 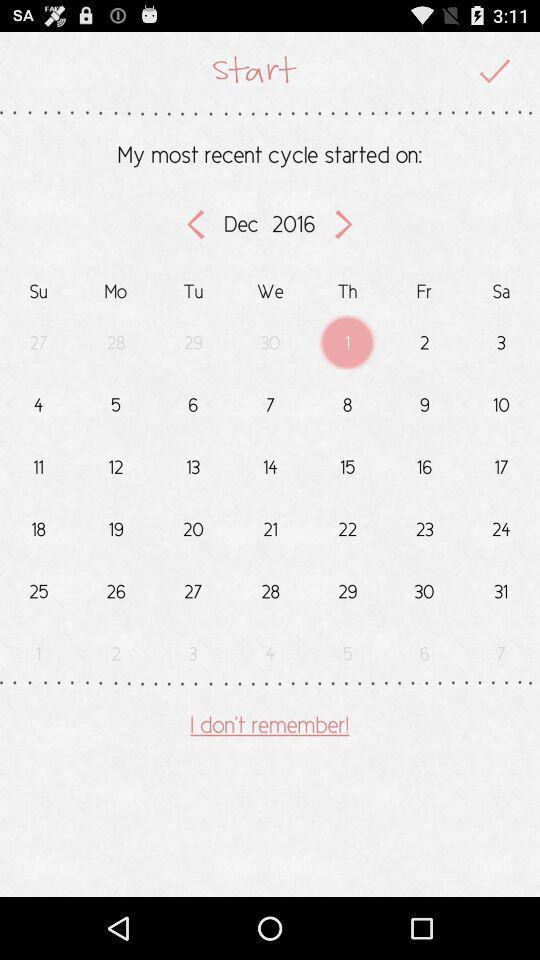 I want to click on the check icon, so click(x=494, y=75).